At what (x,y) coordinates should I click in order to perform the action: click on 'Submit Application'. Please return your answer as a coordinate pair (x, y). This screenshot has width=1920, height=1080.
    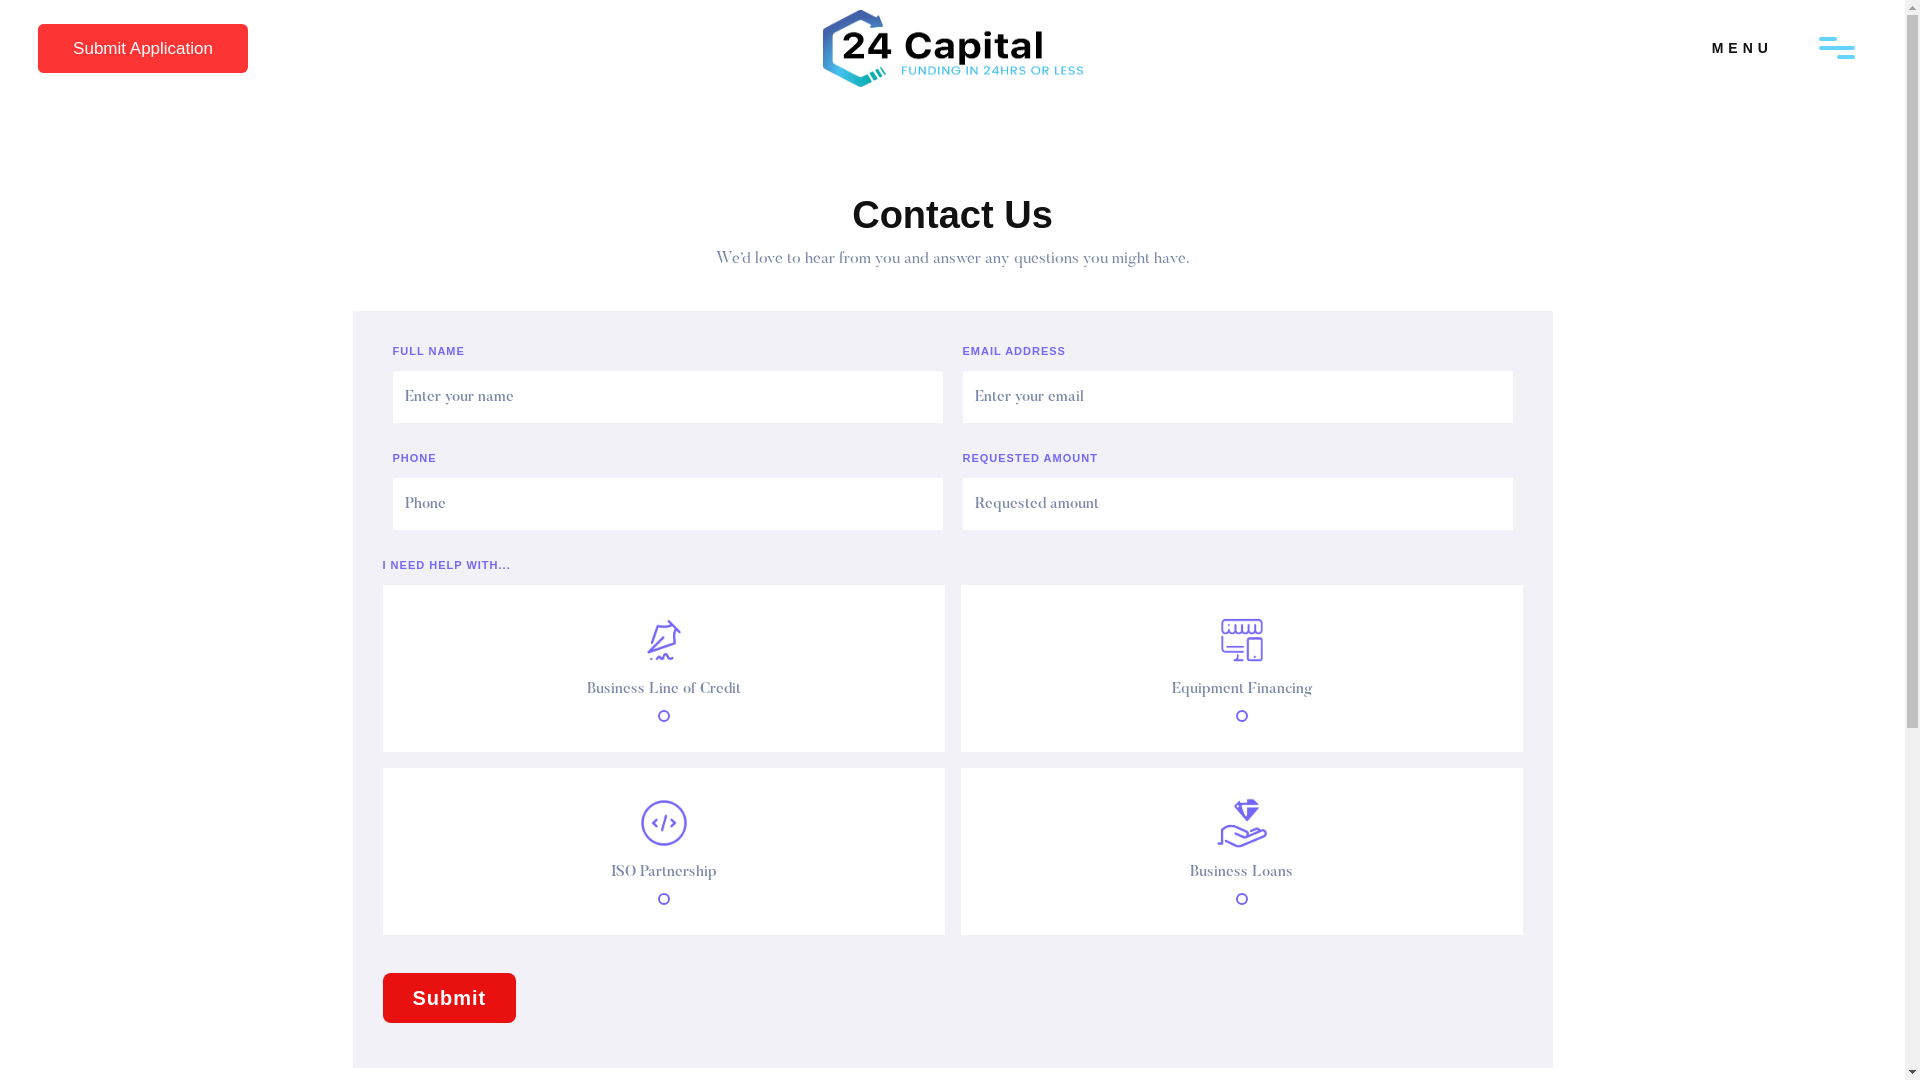
    Looking at the image, I should click on (142, 47).